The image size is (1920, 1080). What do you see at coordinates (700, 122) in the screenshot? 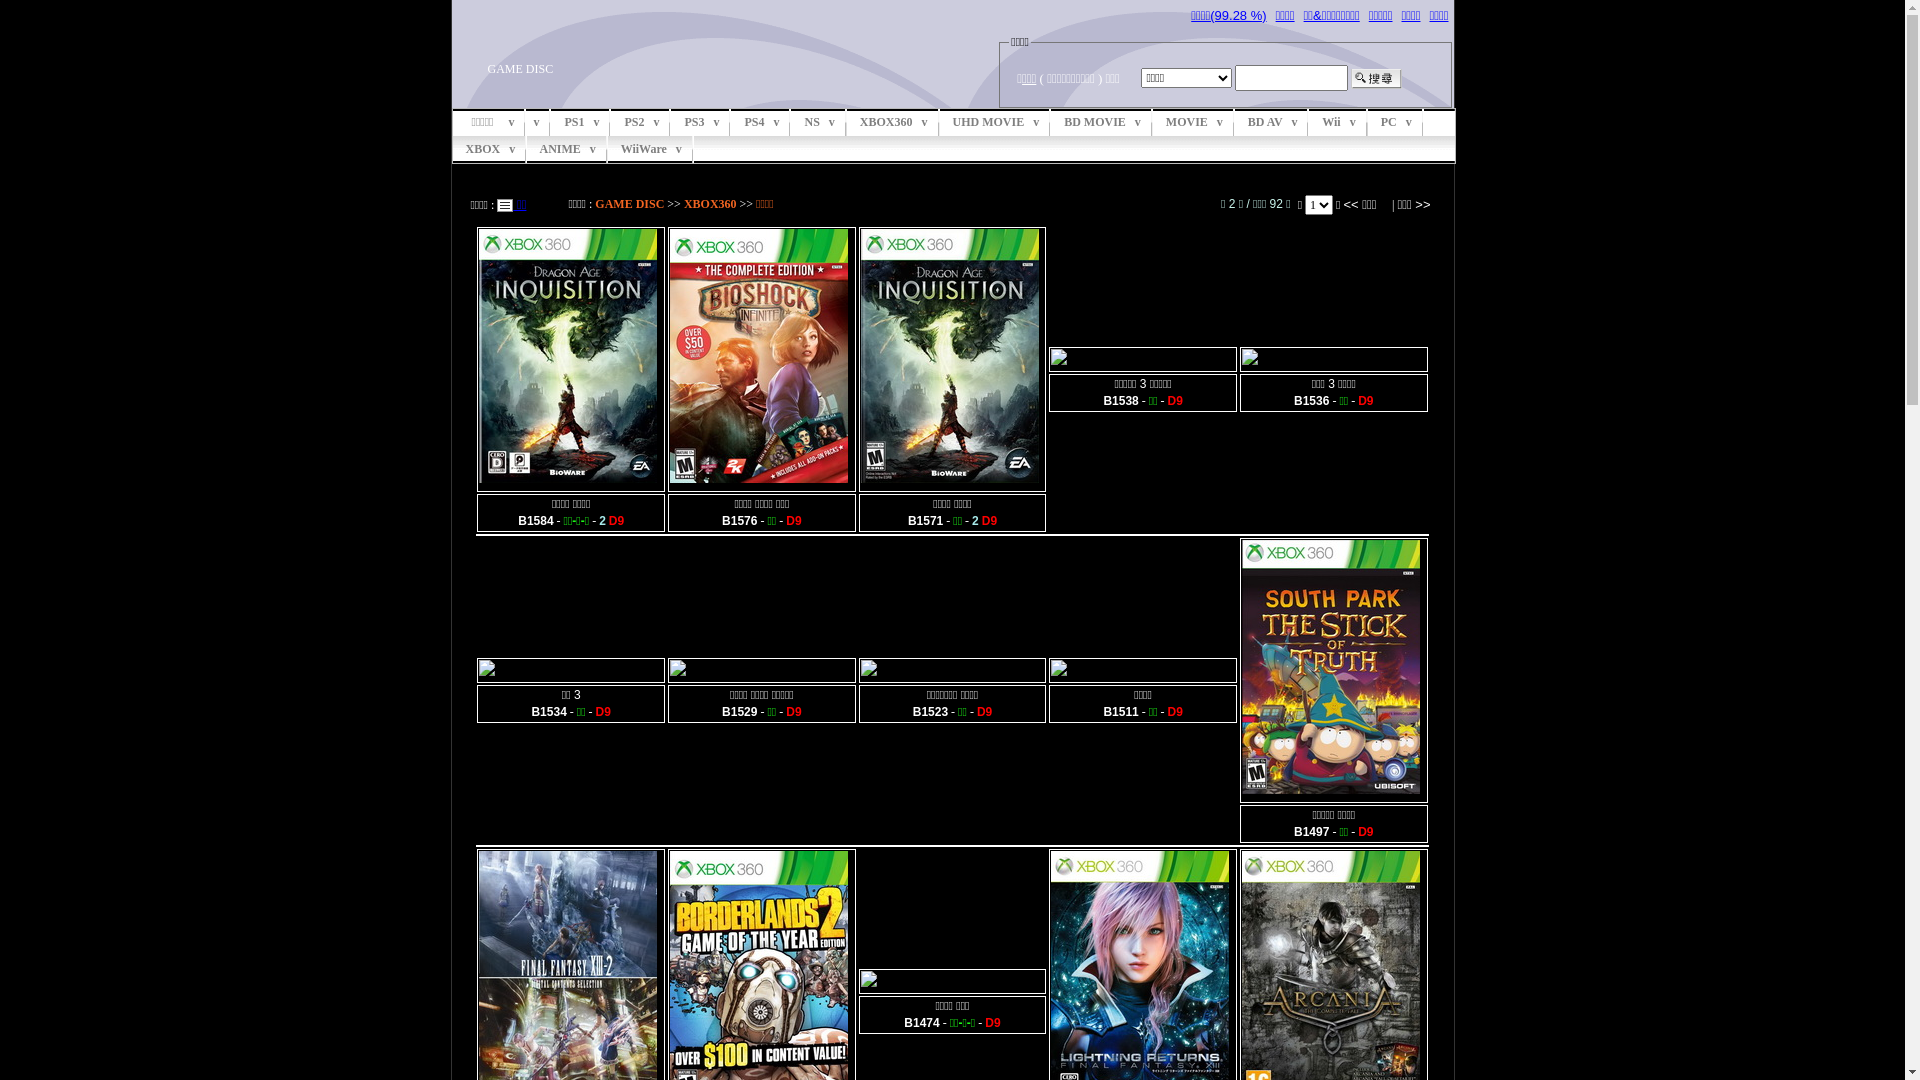
I see `'  PS3  '` at bounding box center [700, 122].